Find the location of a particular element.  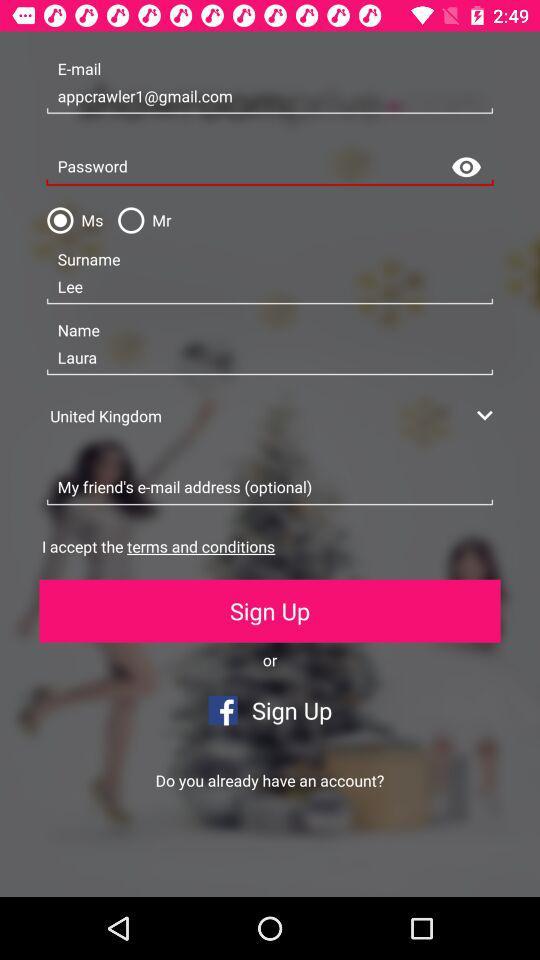

the icon above the lee icon is located at coordinates (139, 220).